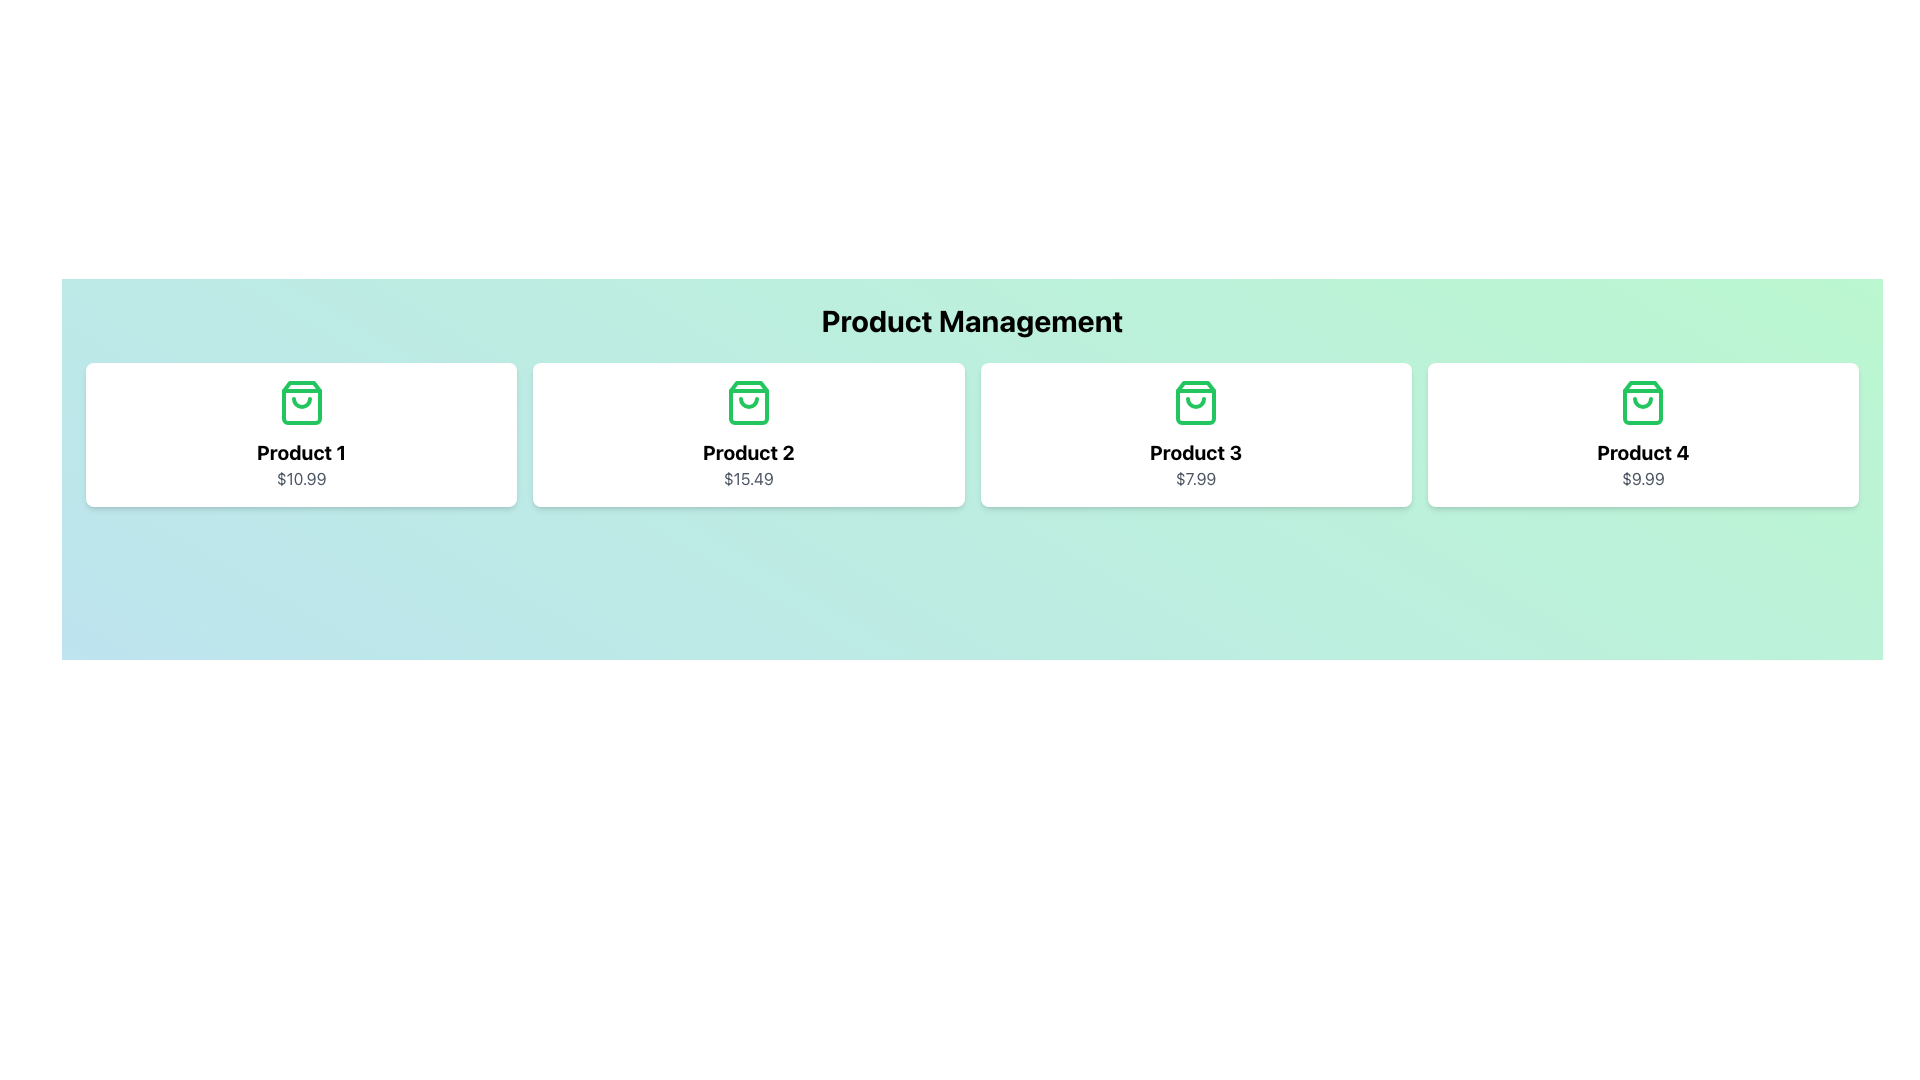 This screenshot has width=1920, height=1080. Describe the element at coordinates (300, 402) in the screenshot. I see `shopping bag icon located at the top center of the 'Product 1' card, which is the first card in a horizontal row of four cards` at that location.